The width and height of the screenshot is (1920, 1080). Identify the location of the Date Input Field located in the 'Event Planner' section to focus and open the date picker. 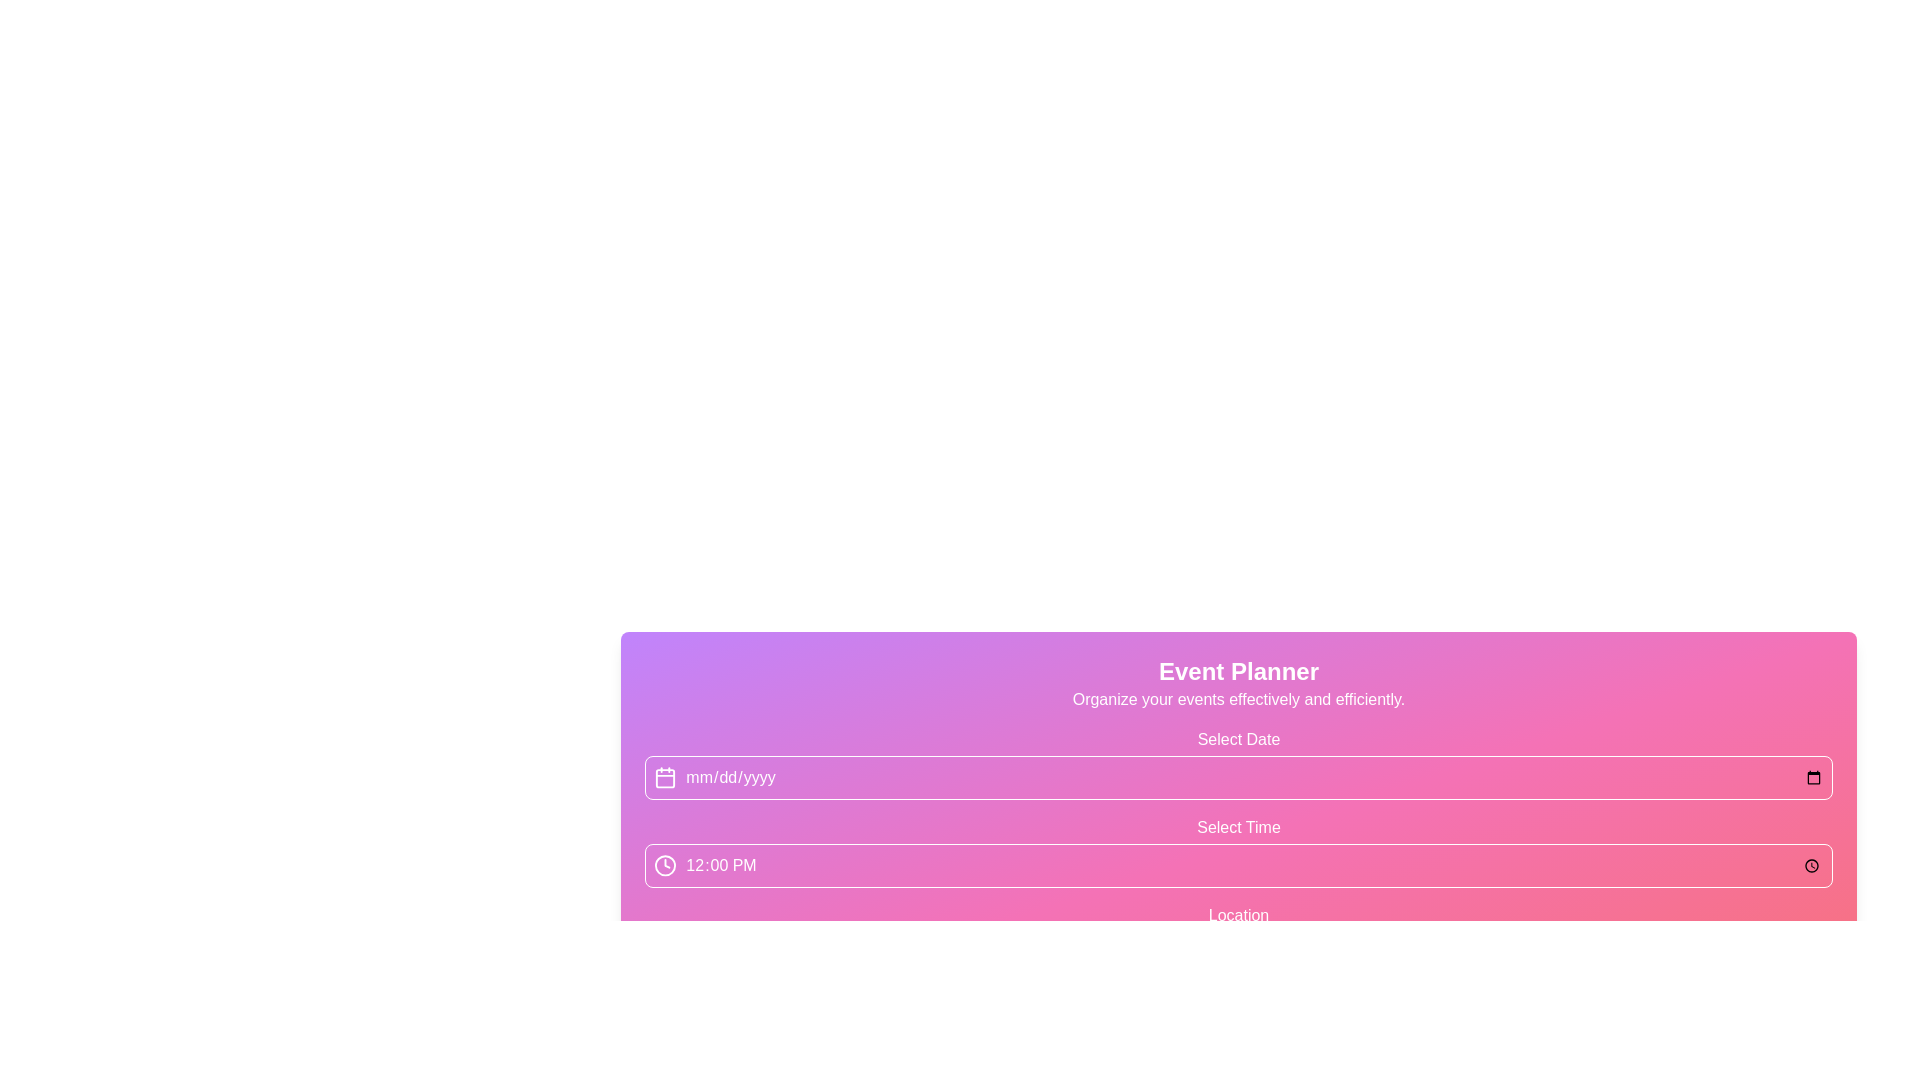
(1237, 777).